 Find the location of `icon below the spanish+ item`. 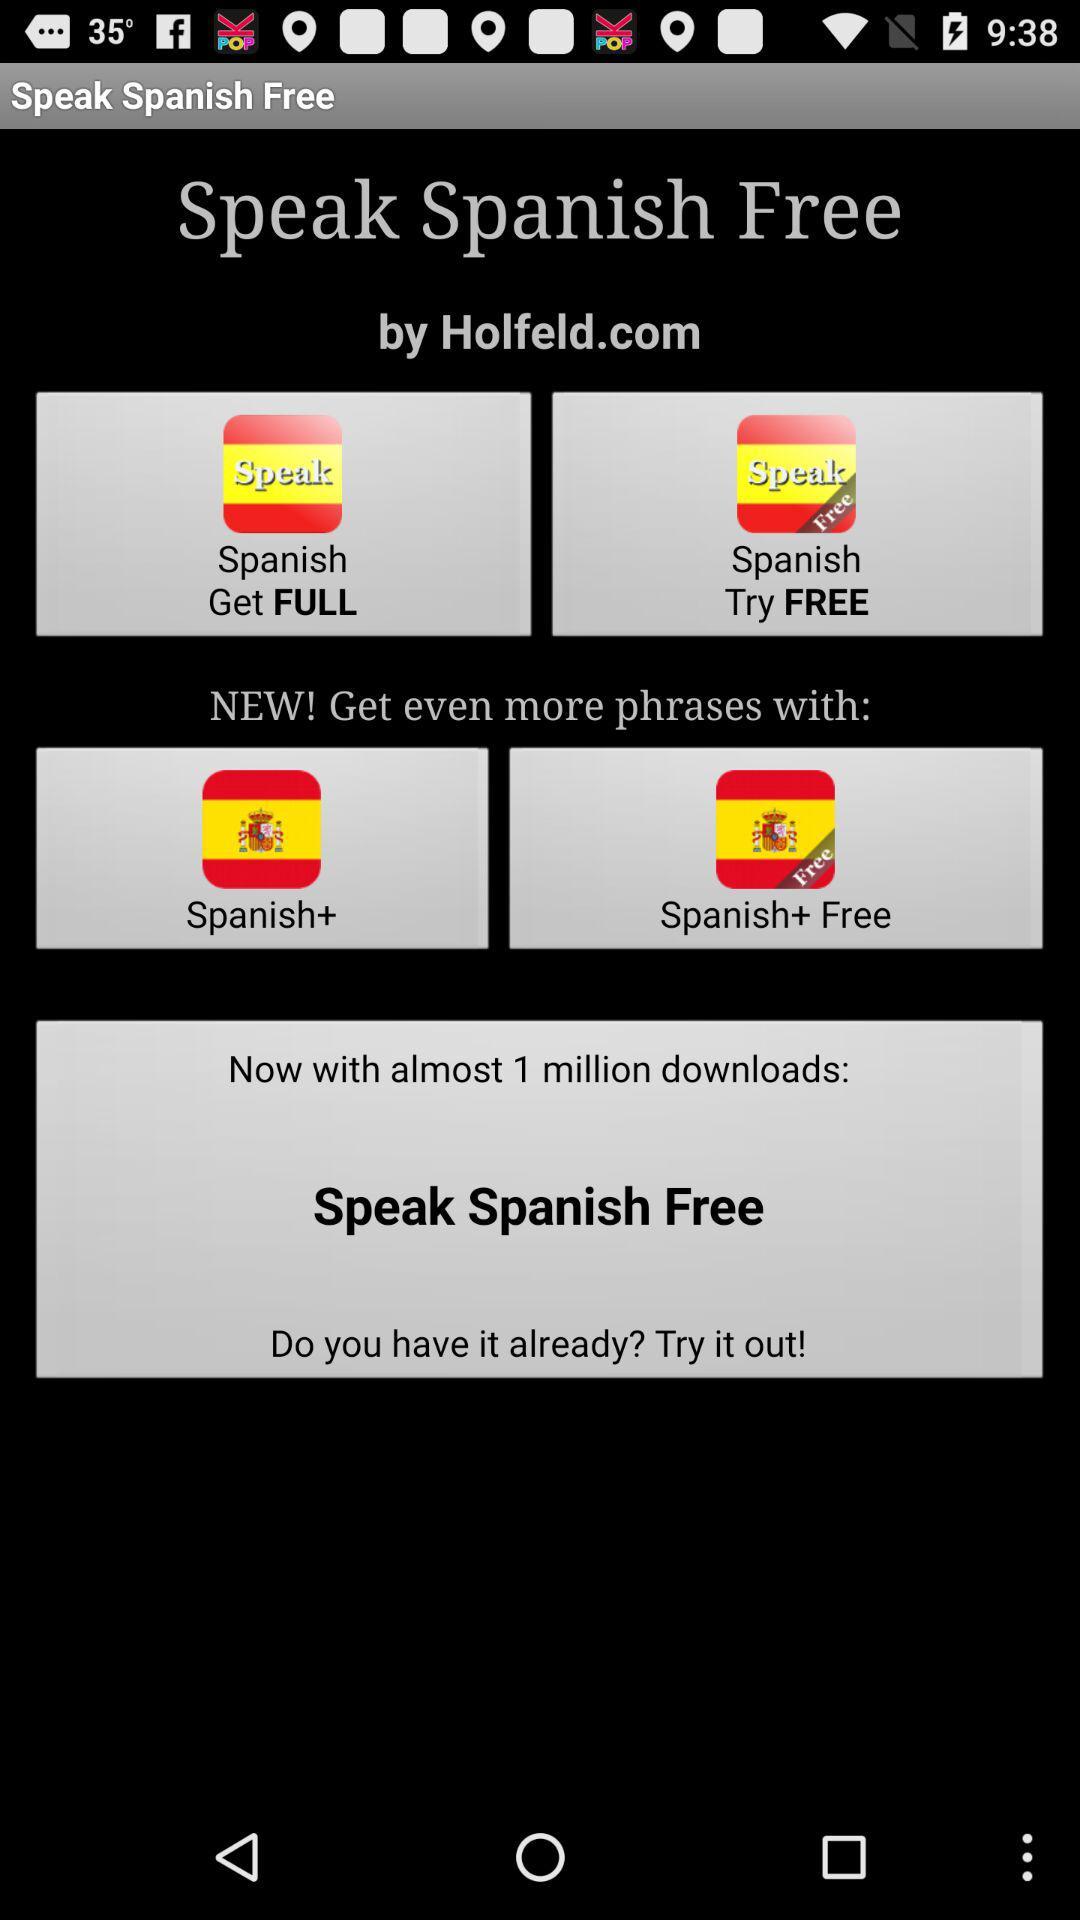

icon below the spanish+ item is located at coordinates (540, 1204).